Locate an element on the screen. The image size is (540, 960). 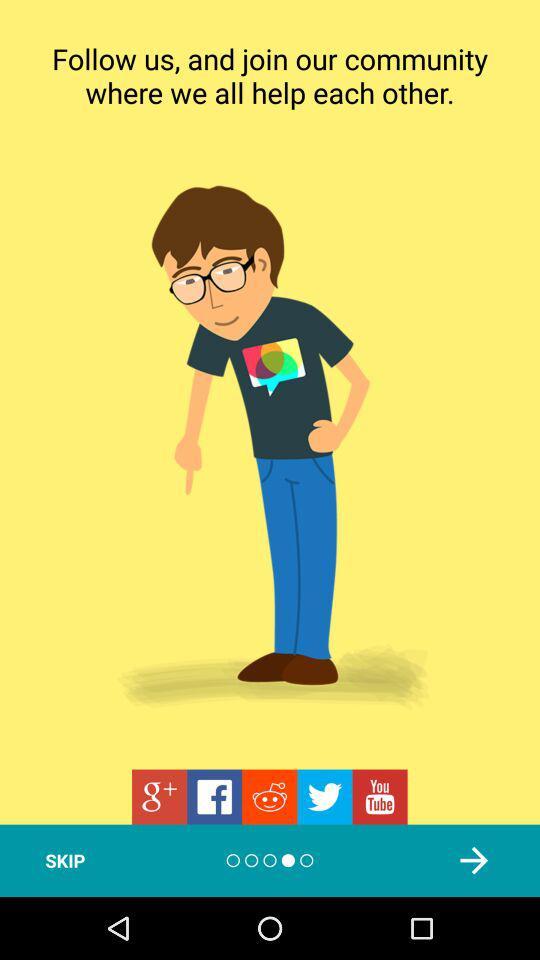
the twitter icon is located at coordinates (324, 797).